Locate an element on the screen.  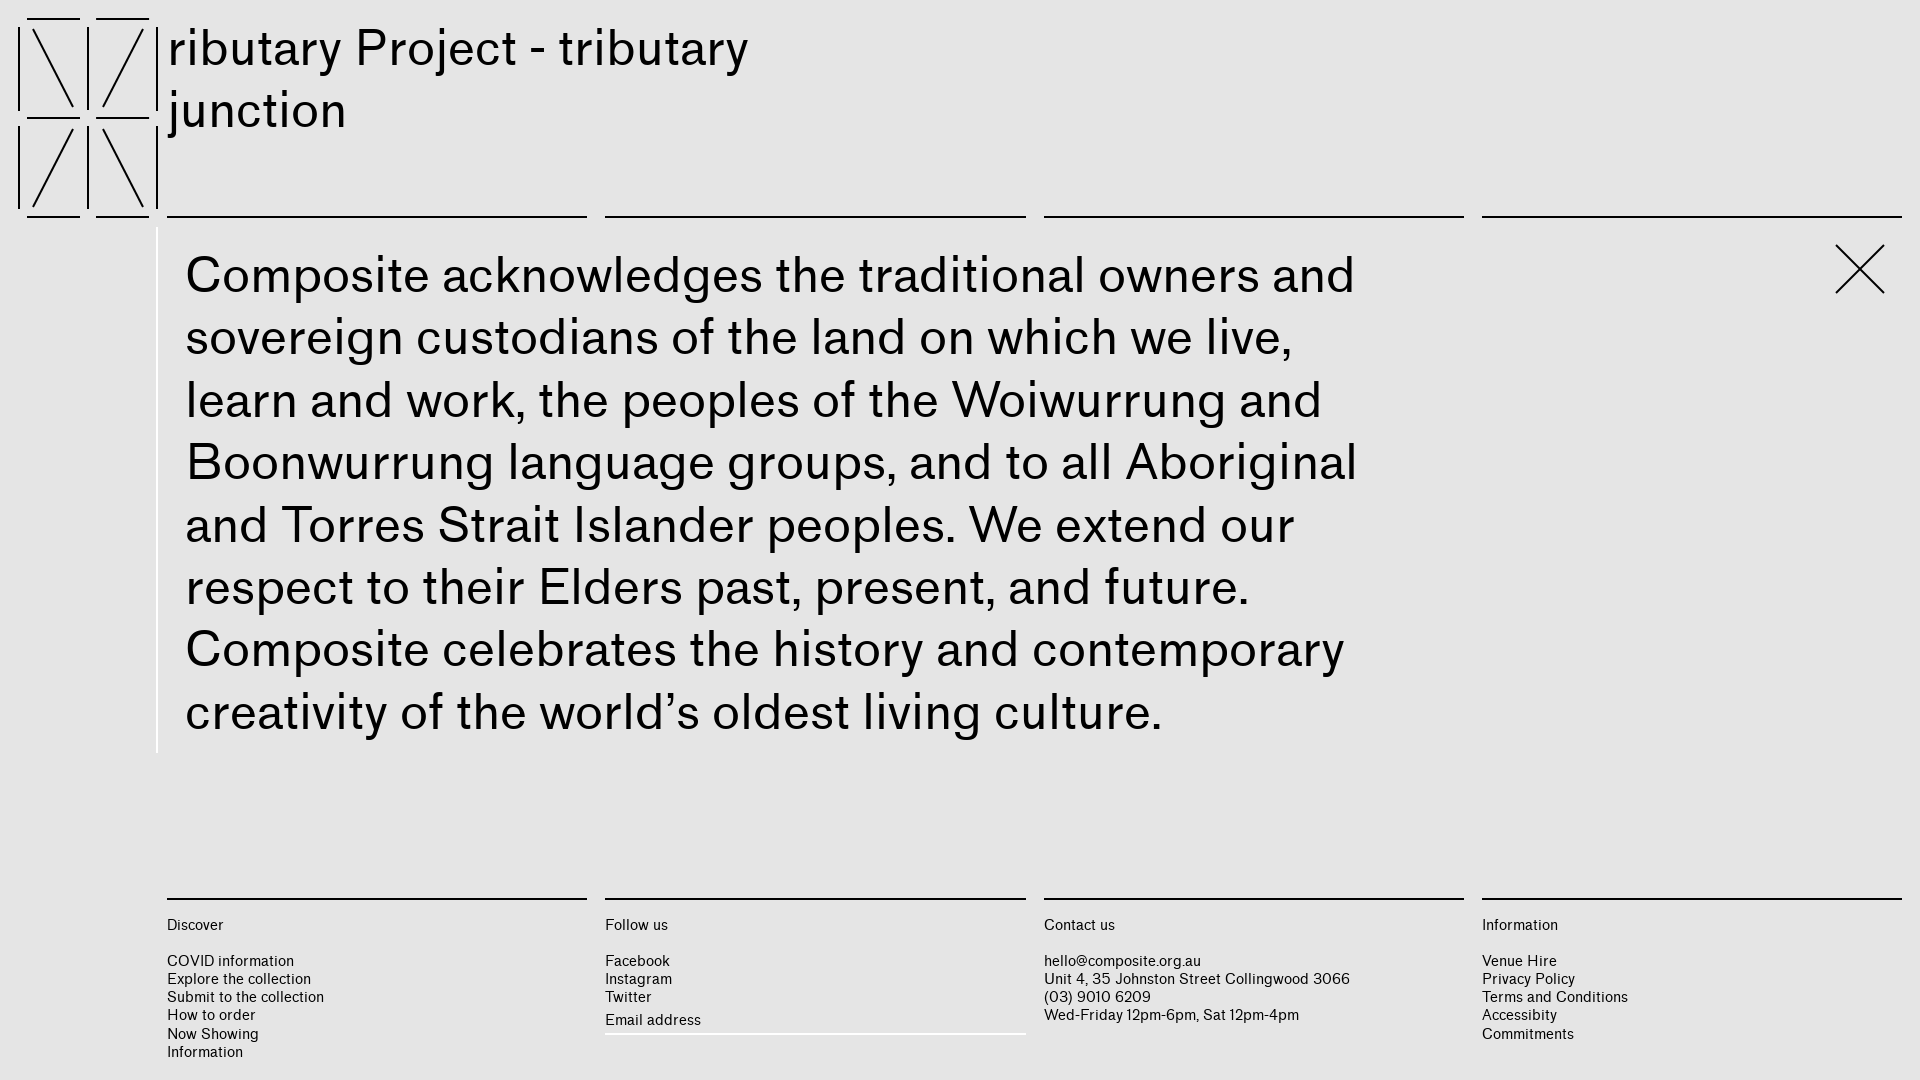
'Facebook' is located at coordinates (636, 960).